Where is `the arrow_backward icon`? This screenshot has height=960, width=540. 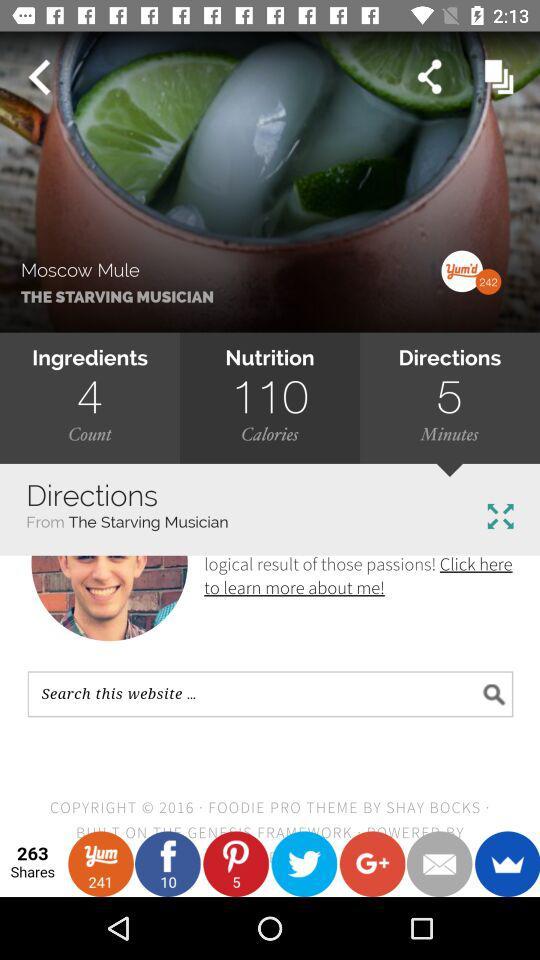 the arrow_backward icon is located at coordinates (38, 77).